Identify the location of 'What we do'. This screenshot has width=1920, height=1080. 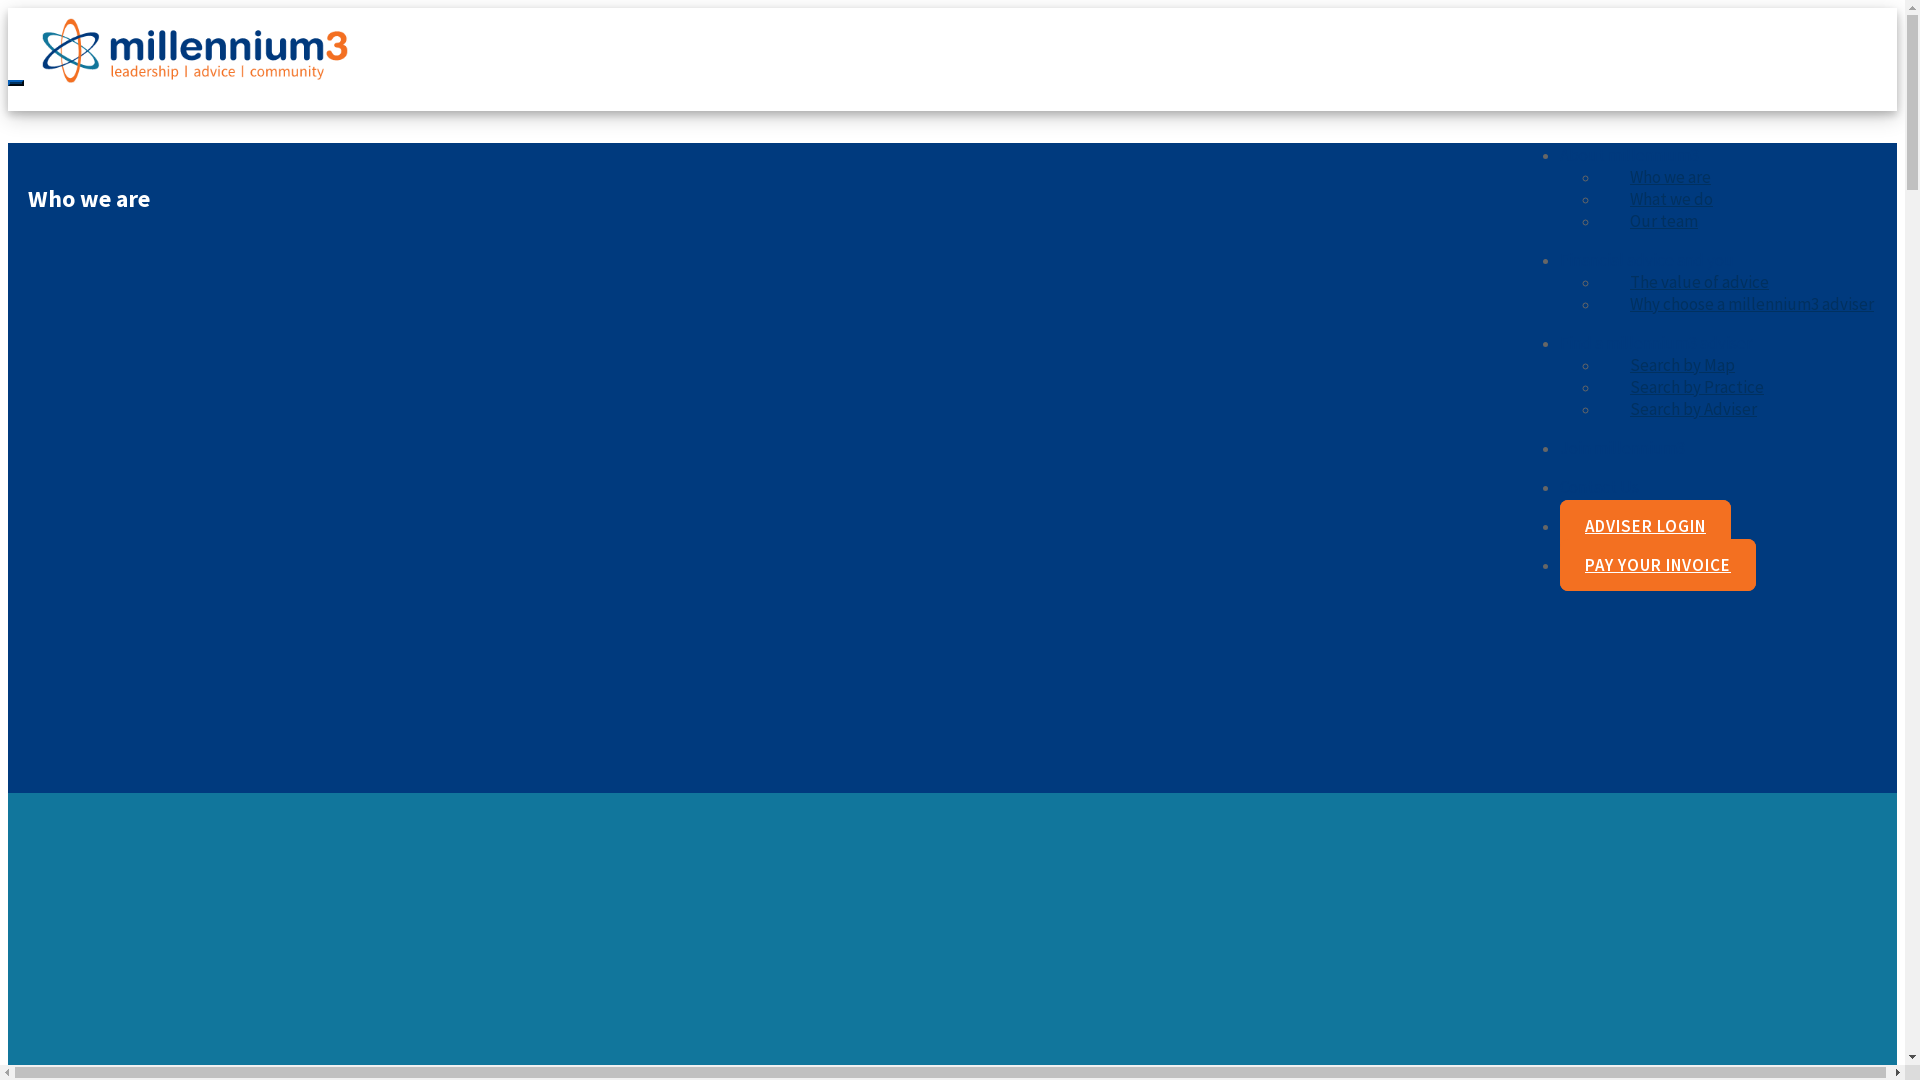
(1671, 199).